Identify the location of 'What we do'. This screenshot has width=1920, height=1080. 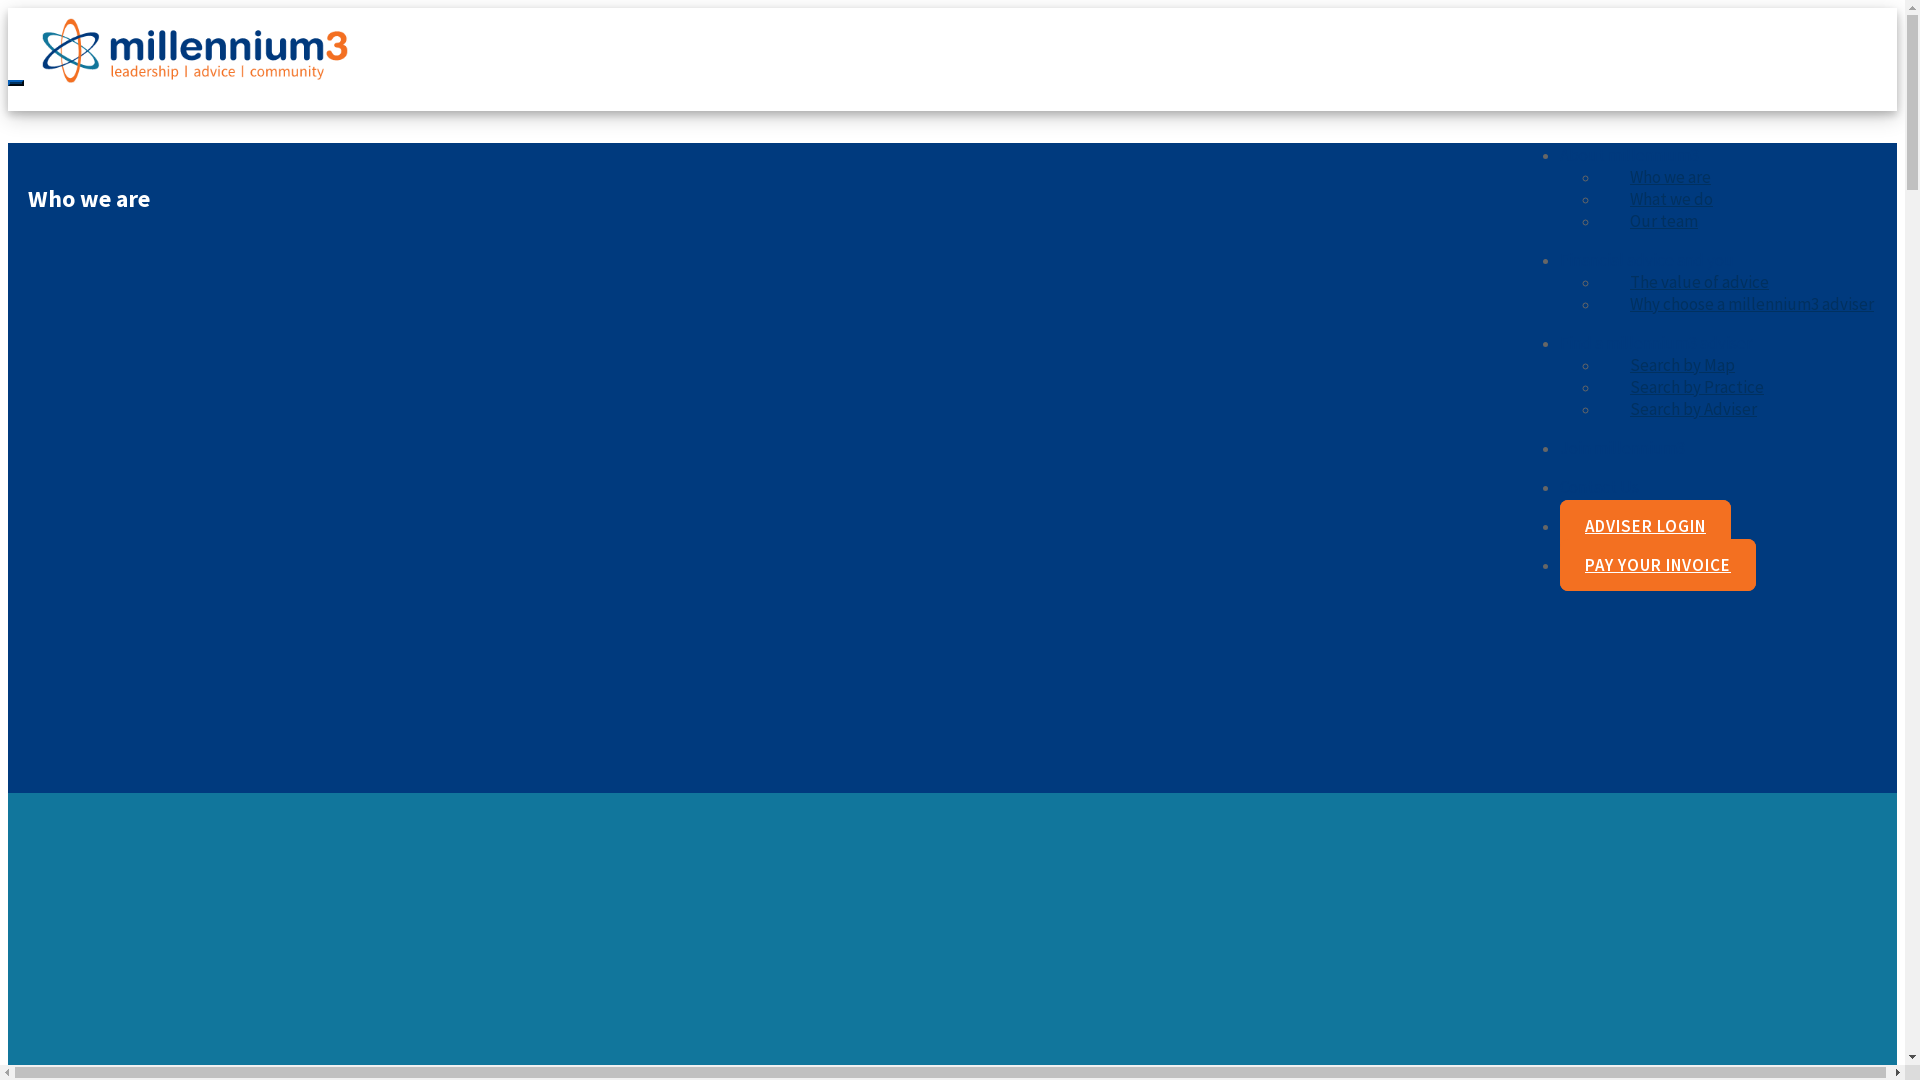
(1671, 199).